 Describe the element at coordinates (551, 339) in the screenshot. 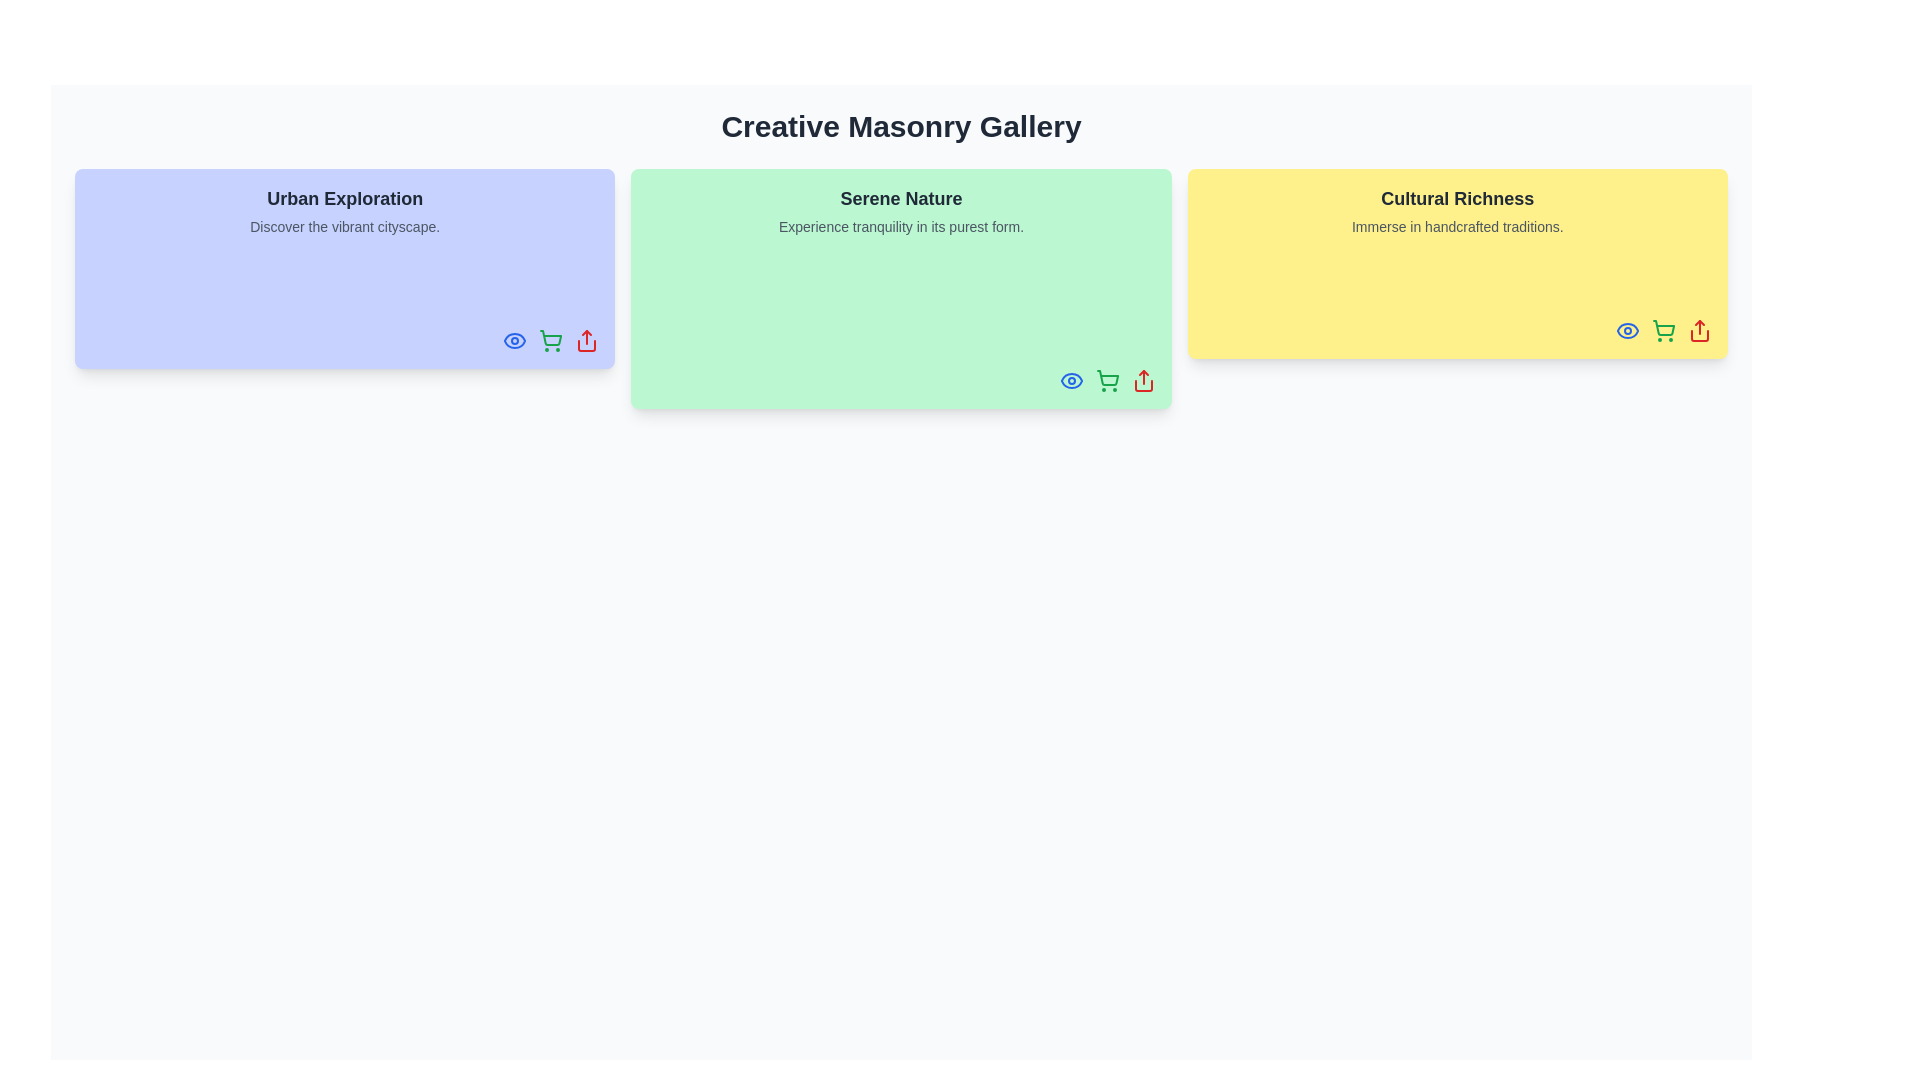

I see `the green shopping cart icon located in the bottom-right corner of the 'Urban Exploration' card` at that location.